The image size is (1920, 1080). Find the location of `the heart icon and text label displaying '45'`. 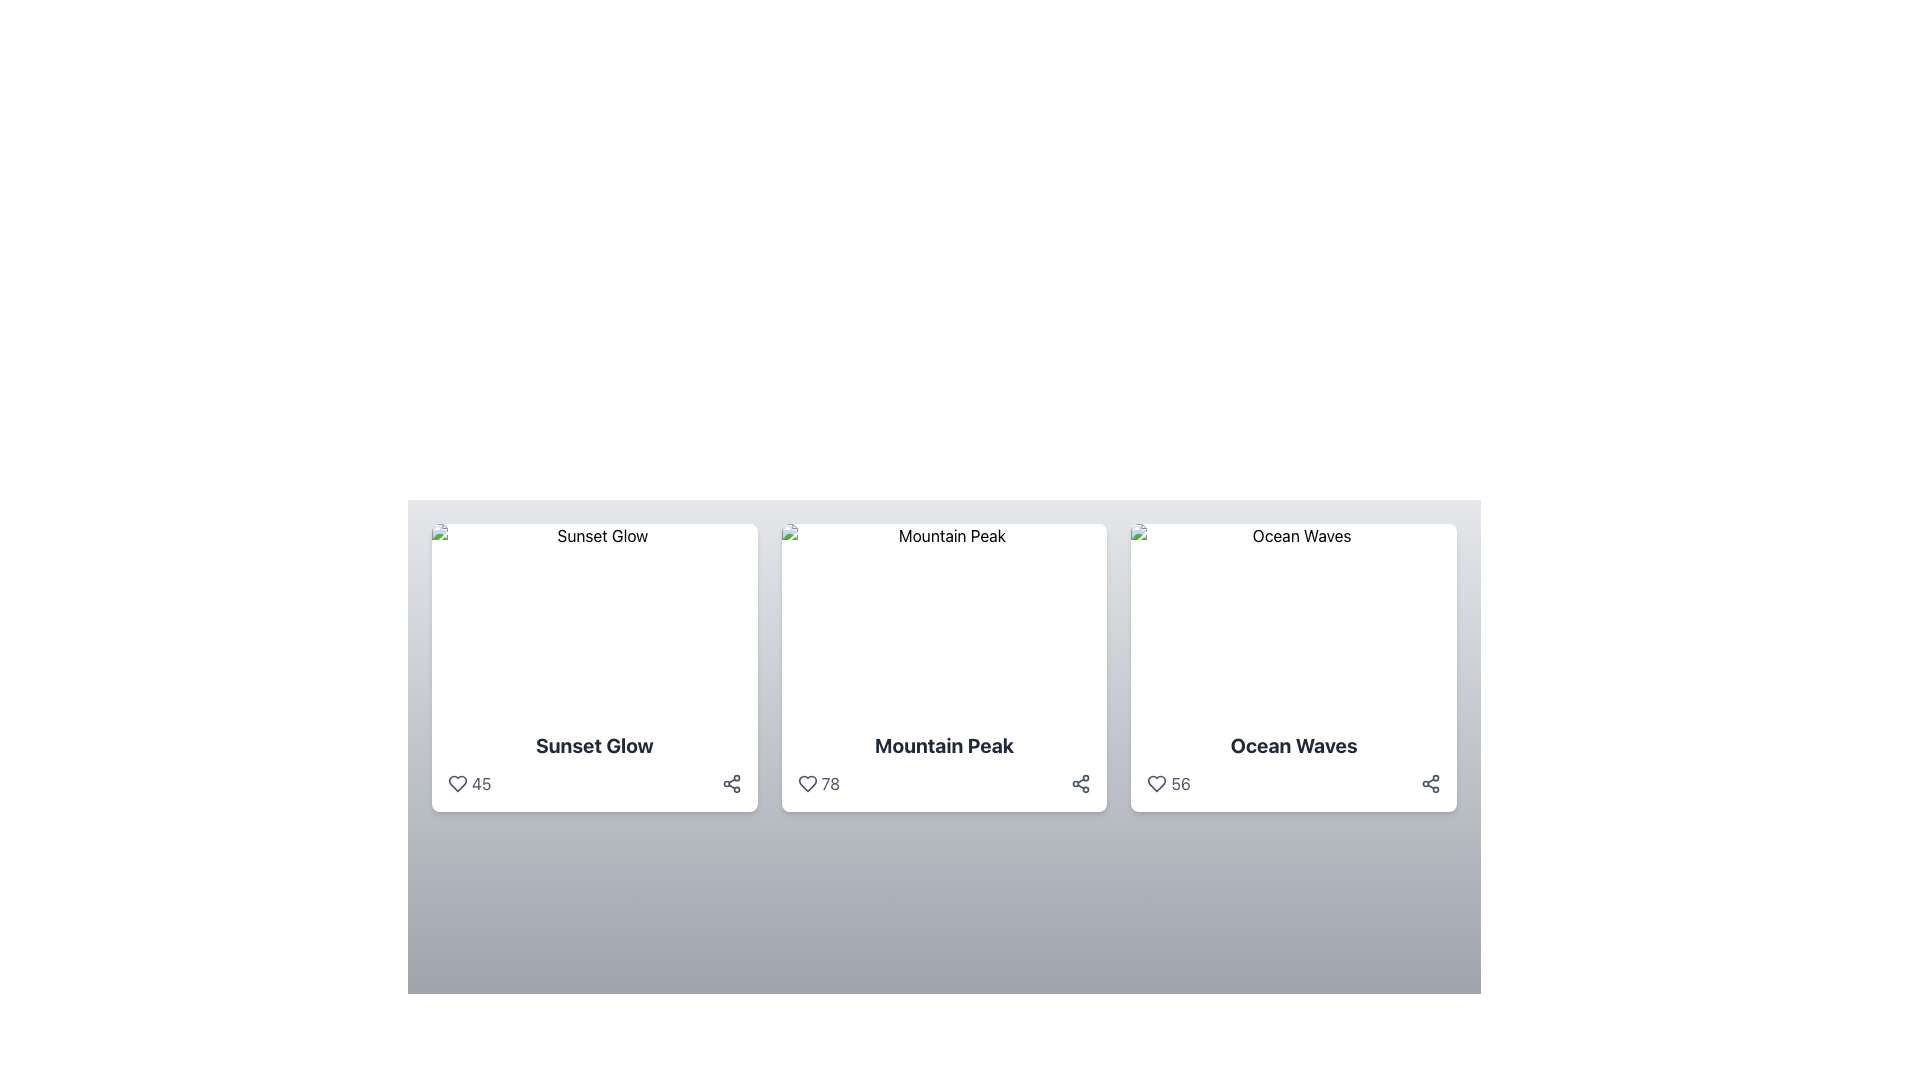

the heart icon and text label displaying '45' is located at coordinates (468, 782).